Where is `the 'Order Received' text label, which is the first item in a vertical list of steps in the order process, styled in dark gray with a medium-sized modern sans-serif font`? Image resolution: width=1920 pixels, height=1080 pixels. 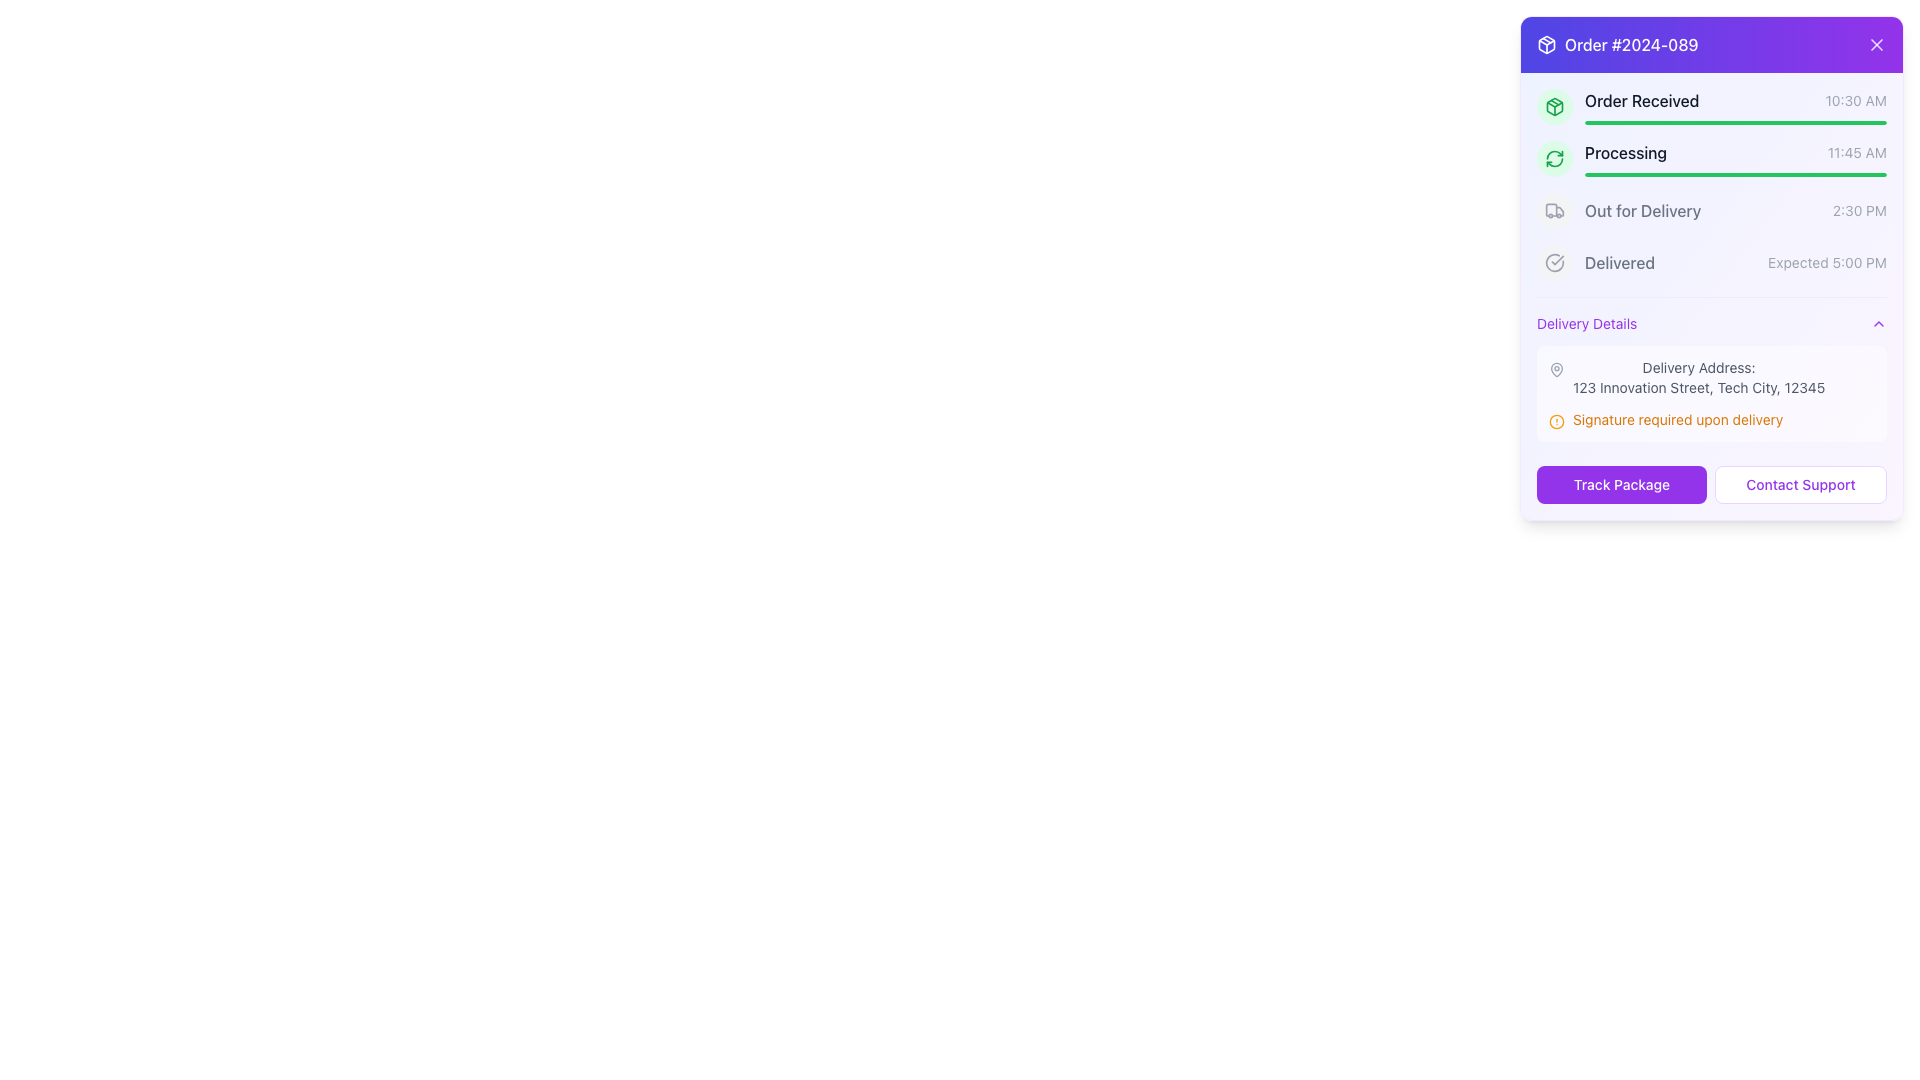
the 'Order Received' text label, which is the first item in a vertical list of steps in the order process, styled in dark gray with a medium-sized modern sans-serif font is located at coordinates (1642, 100).